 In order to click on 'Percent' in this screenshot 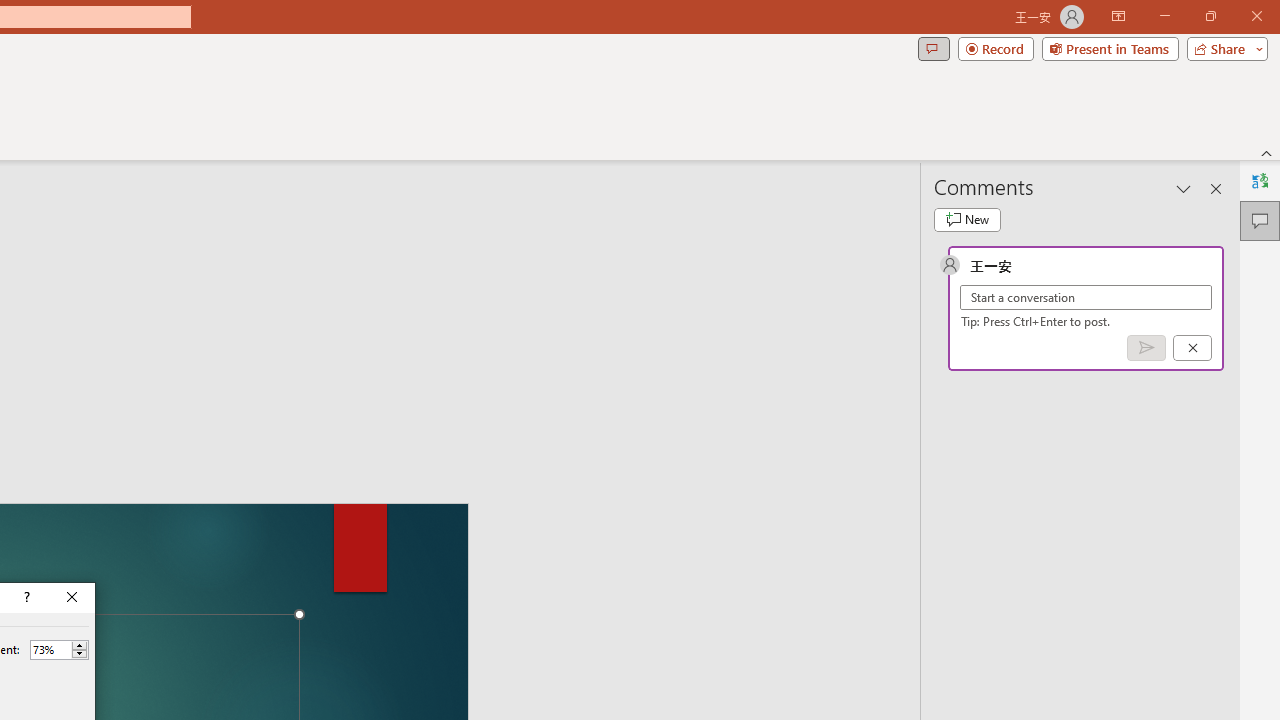, I will do `click(59, 650)`.